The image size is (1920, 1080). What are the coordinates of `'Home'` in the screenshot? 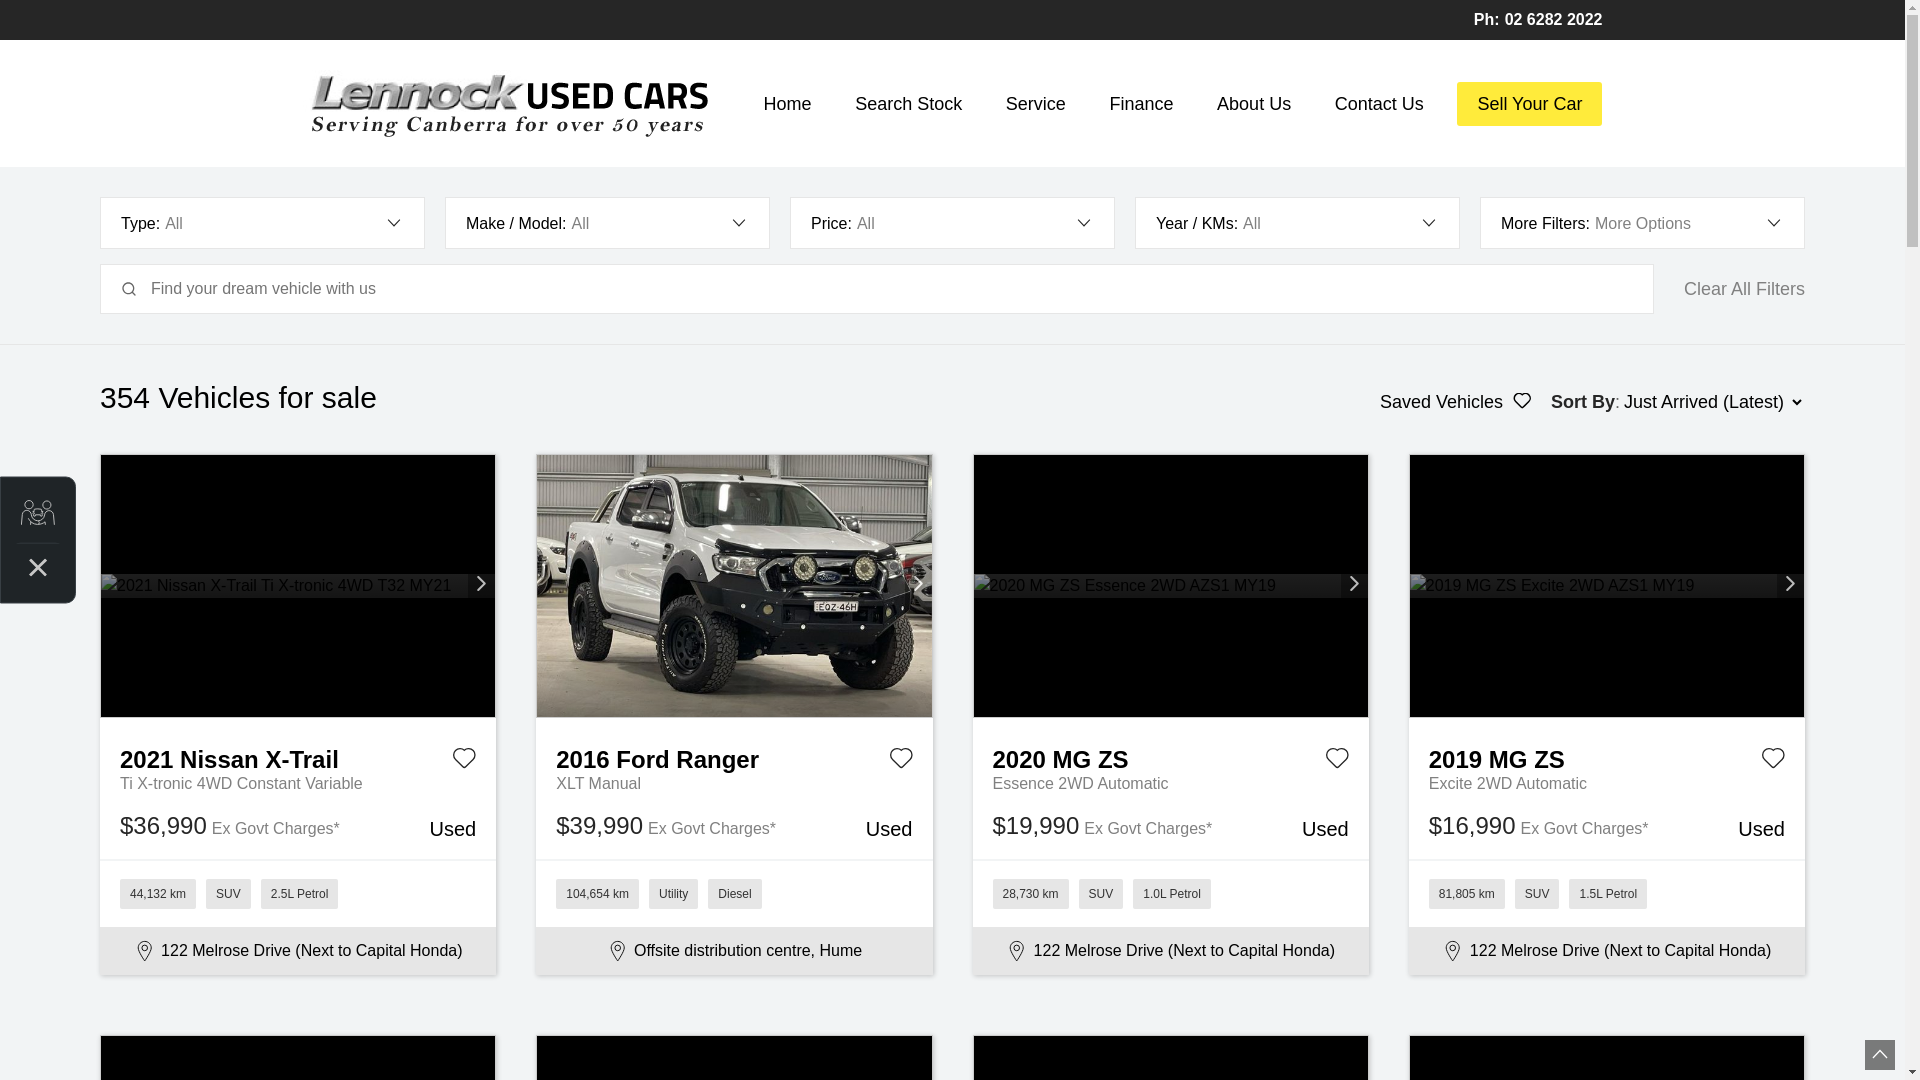 It's located at (786, 104).